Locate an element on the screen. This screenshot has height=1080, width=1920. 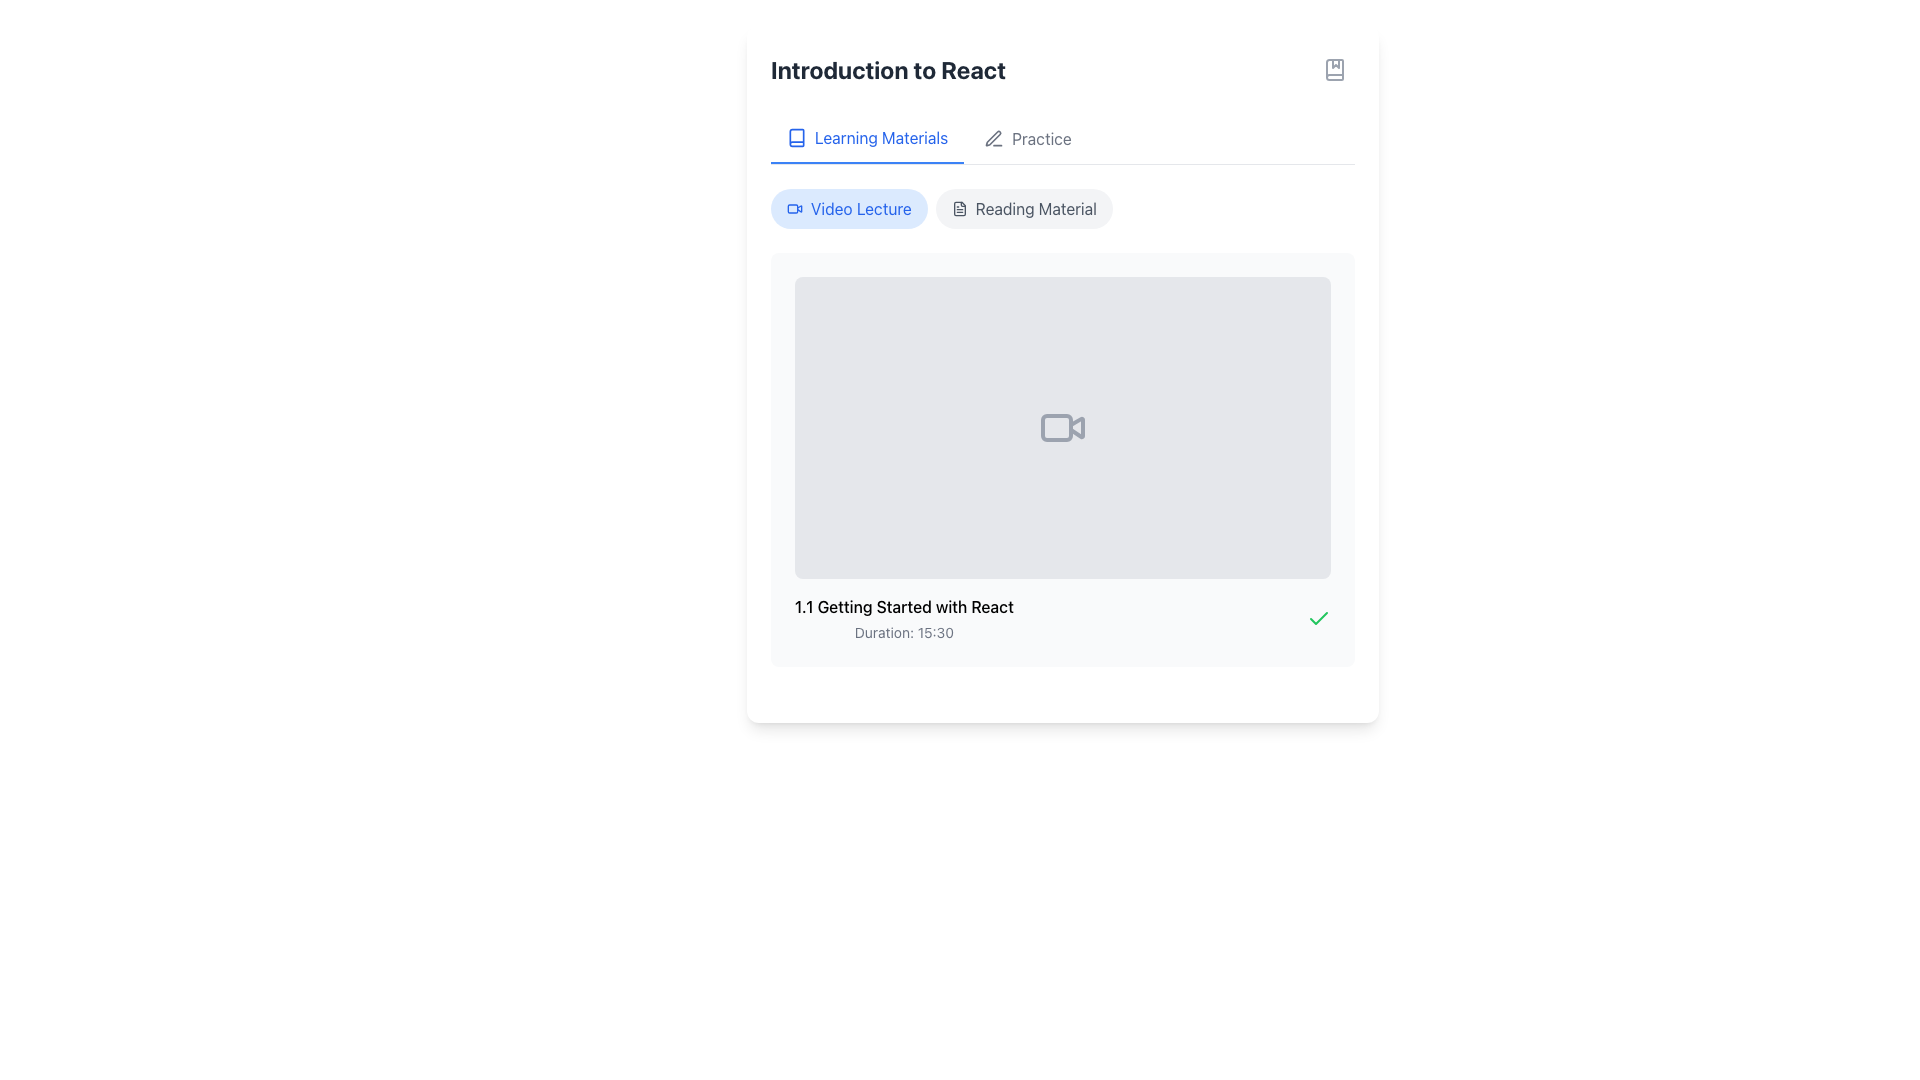
the graphical representation of the book icon located to the left of the 'Learning Materials' text in the navigation tab is located at coordinates (795, 137).